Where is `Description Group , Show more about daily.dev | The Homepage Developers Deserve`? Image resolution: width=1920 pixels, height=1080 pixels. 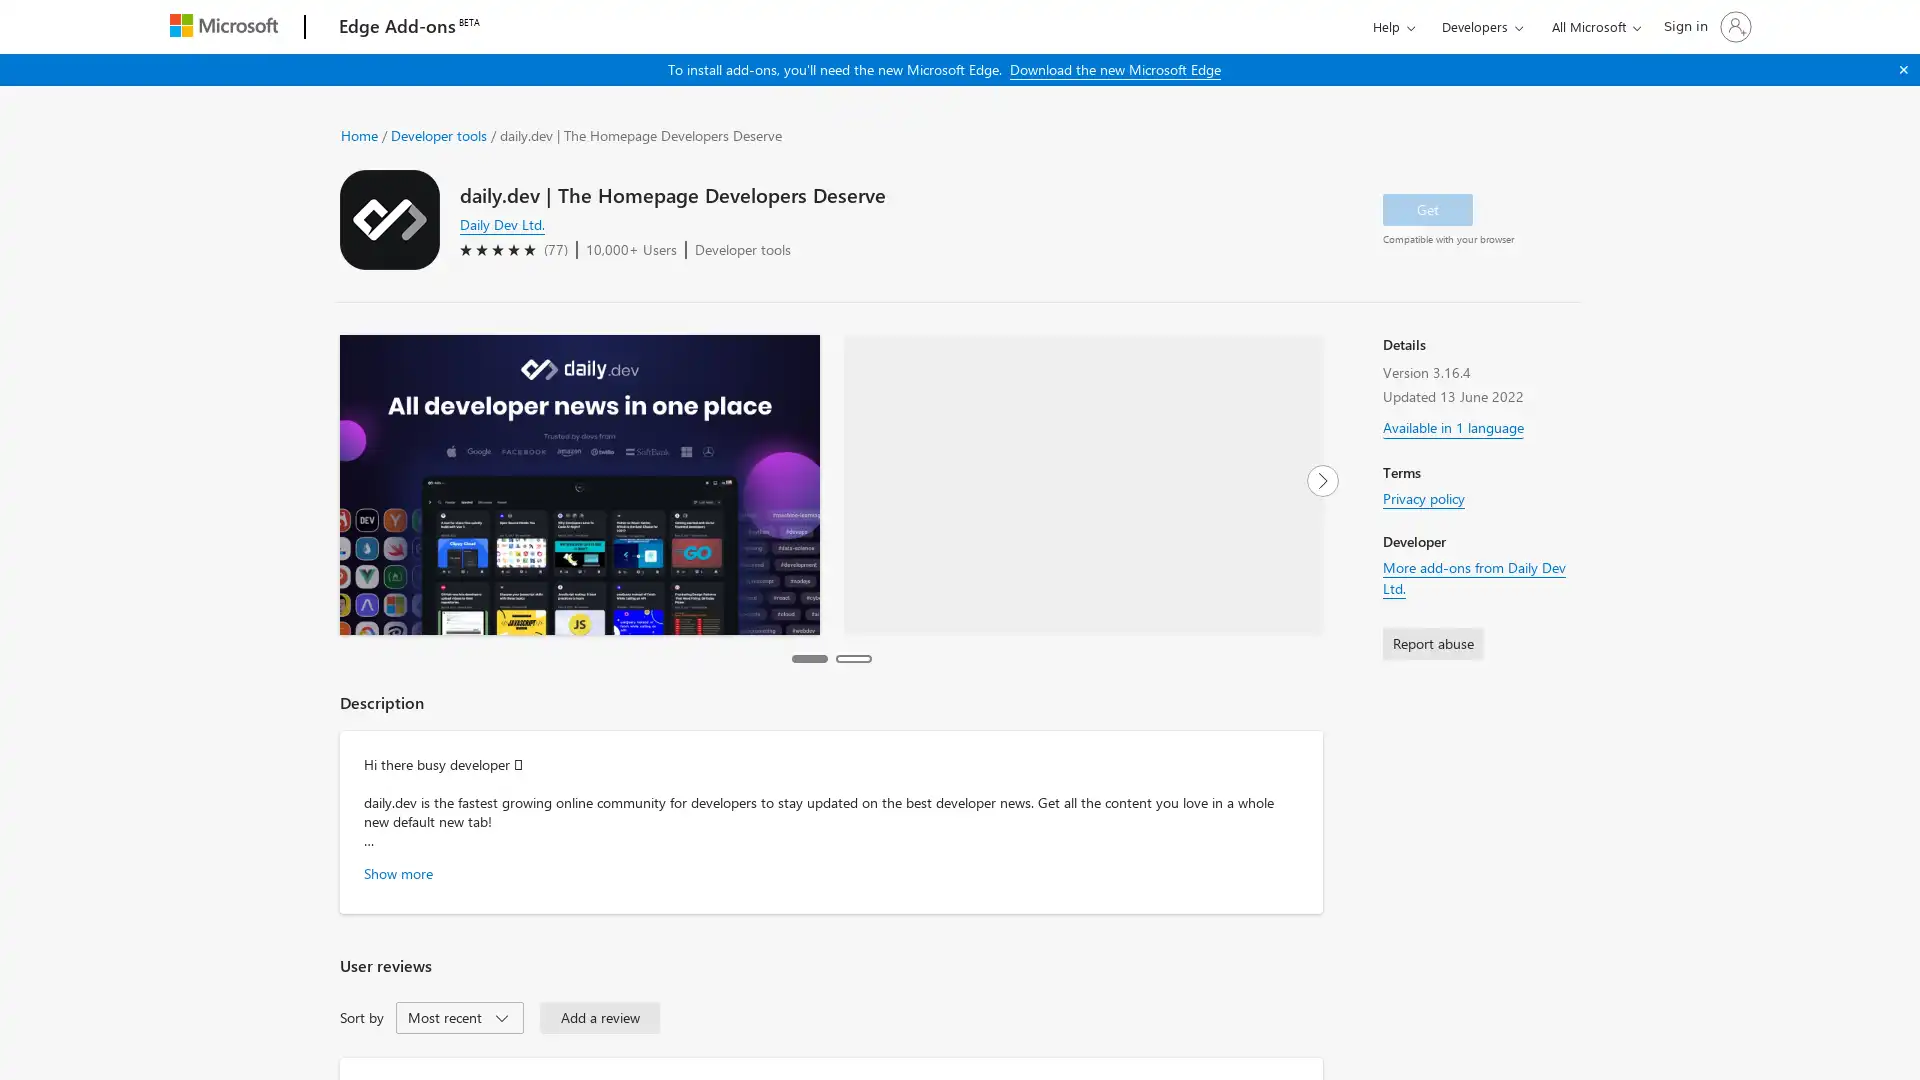 Description Group , Show more about daily.dev | The Homepage Developers Deserve is located at coordinates (398, 871).